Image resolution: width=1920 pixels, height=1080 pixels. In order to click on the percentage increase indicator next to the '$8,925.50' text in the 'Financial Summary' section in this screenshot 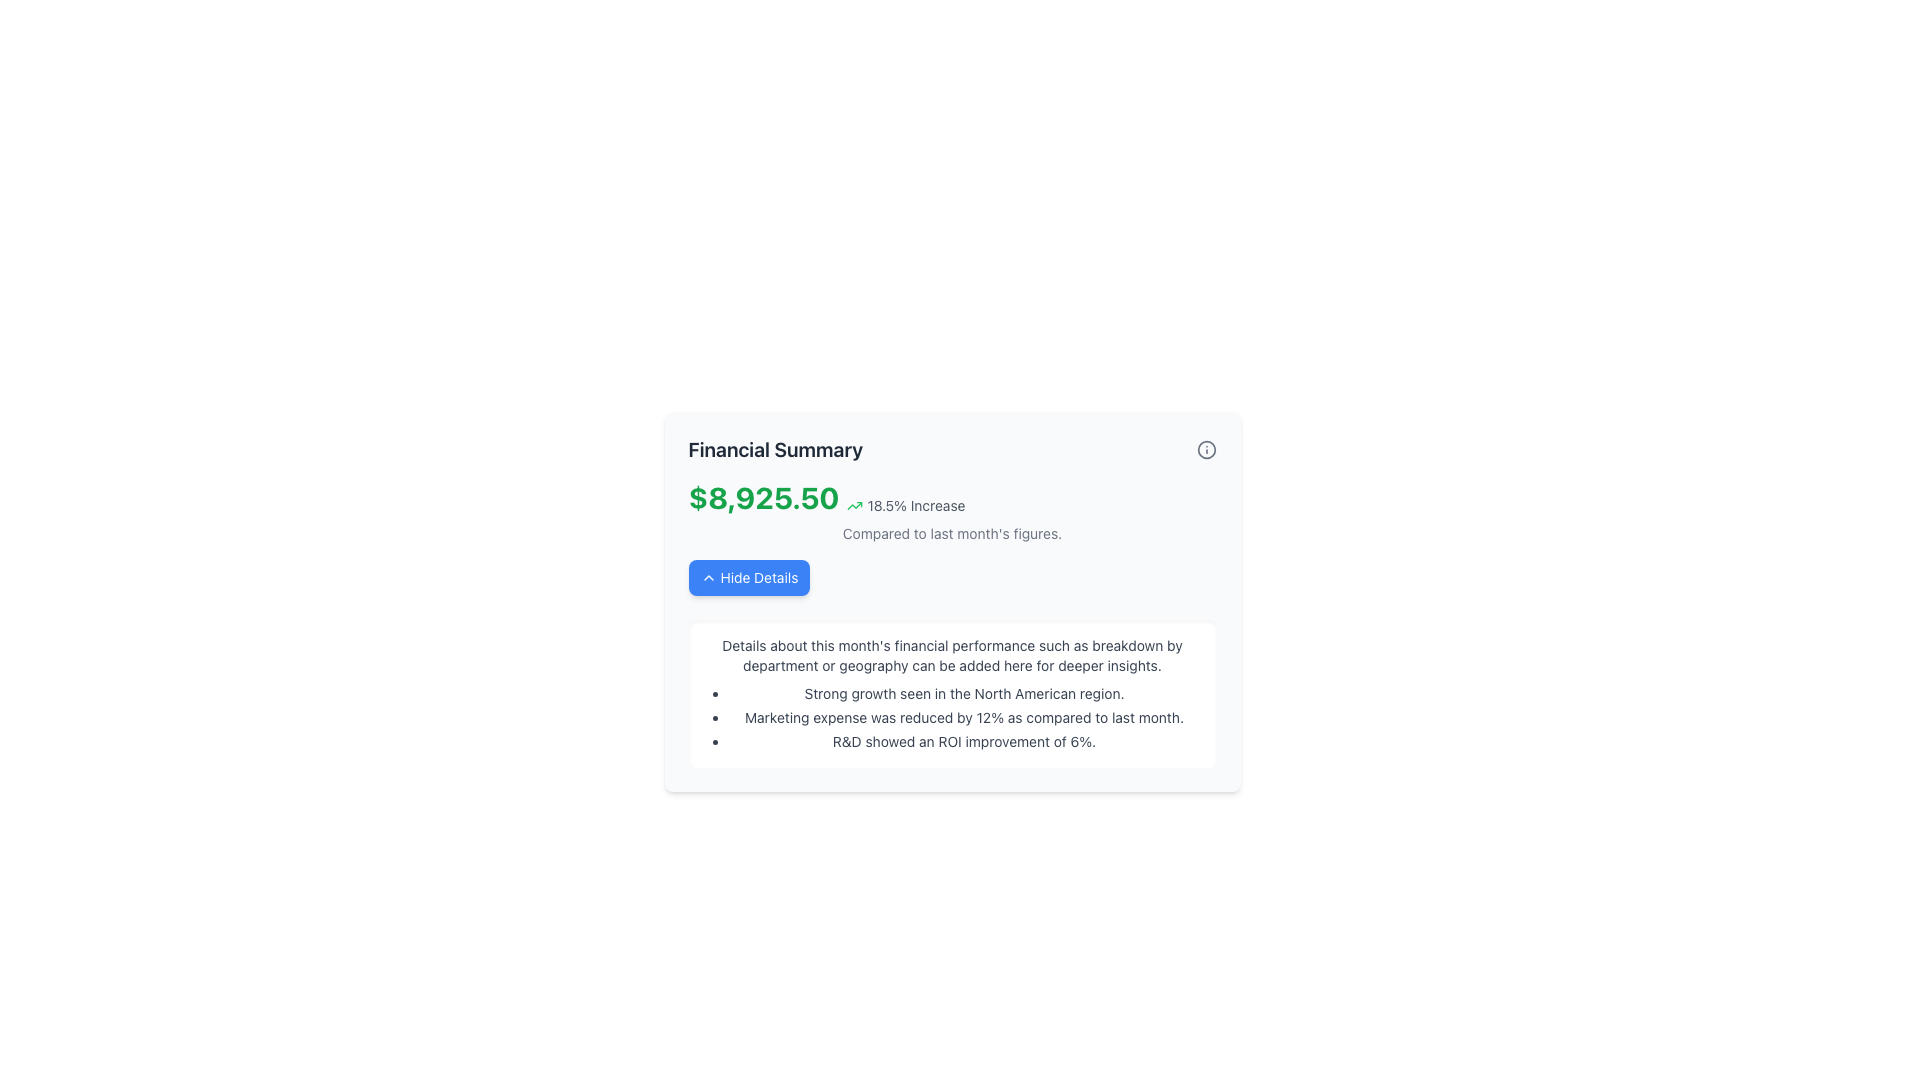, I will do `click(905, 504)`.